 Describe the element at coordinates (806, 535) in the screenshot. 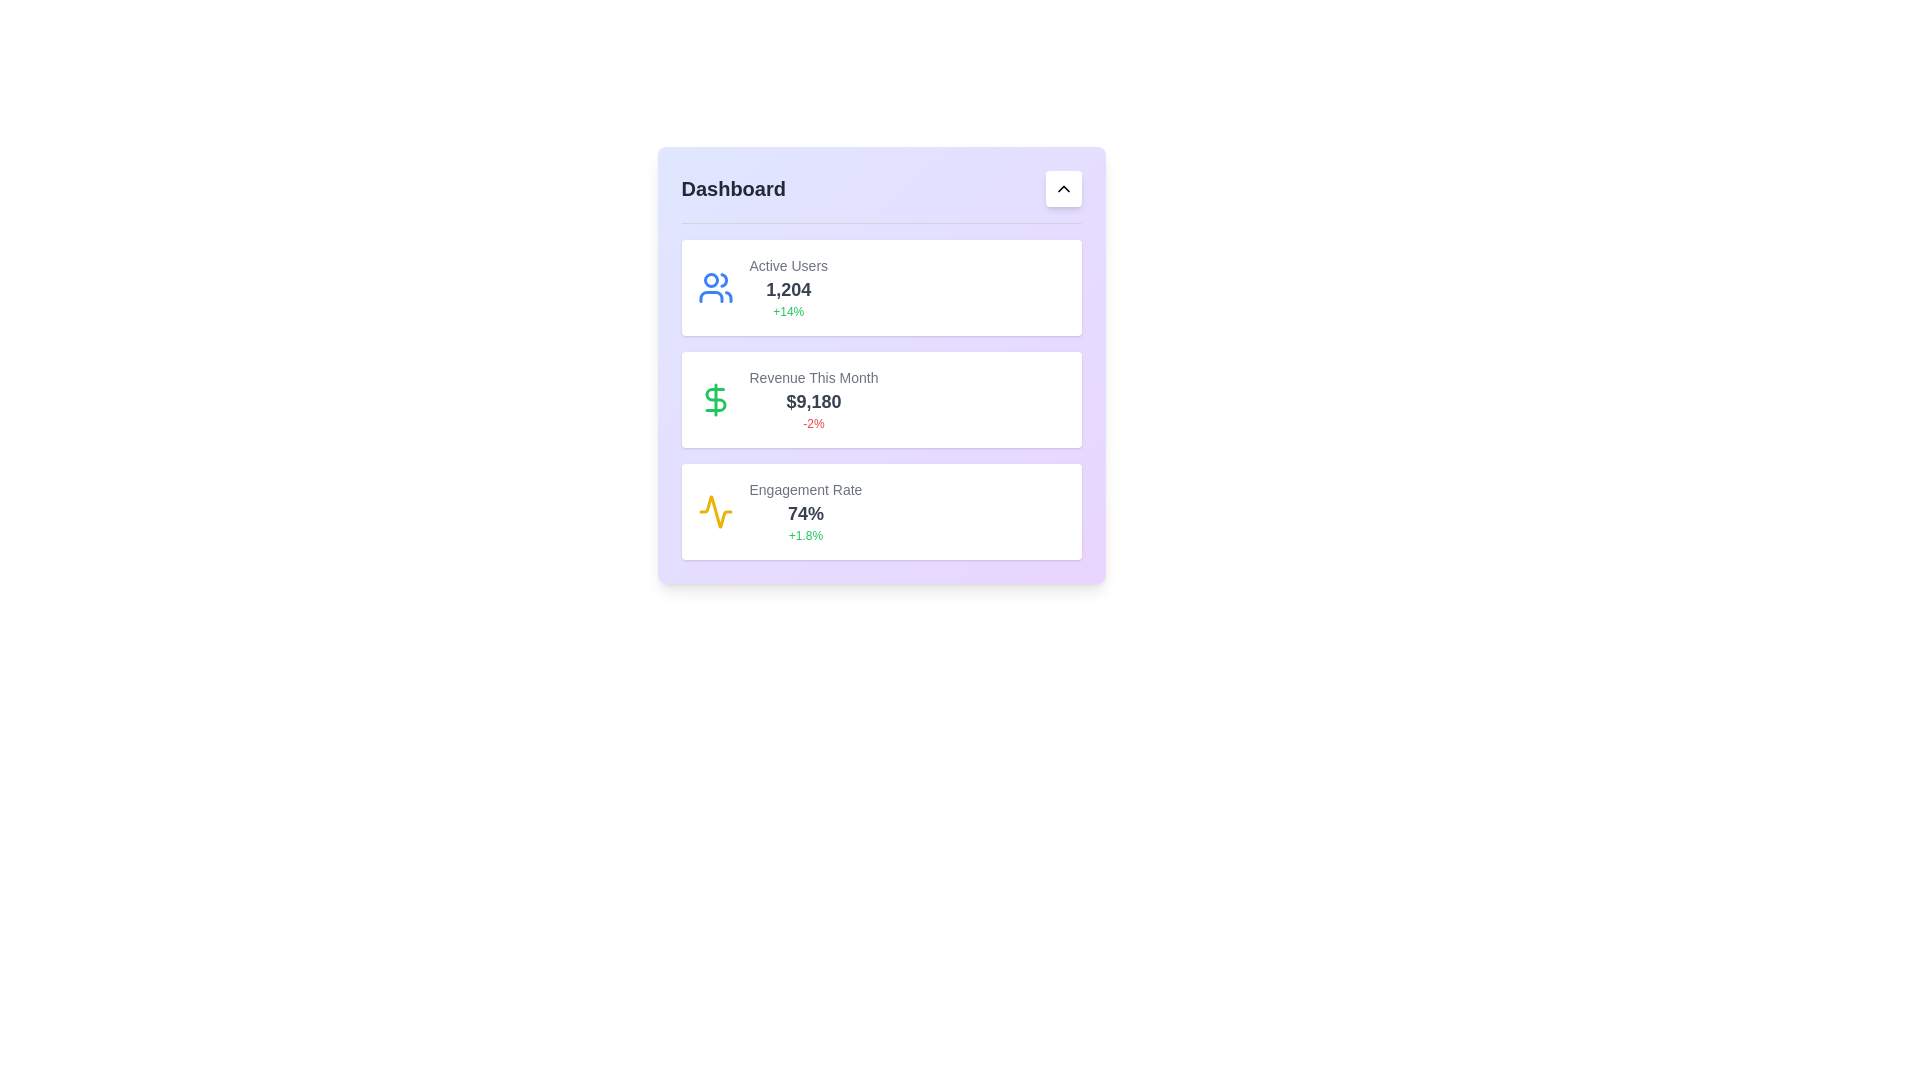

I see `the static text label that displays a change indicator for the engagement rate, located at the bottom right corner of the 'Engagement Rate' card, underneath the percentage value '74%` at that location.